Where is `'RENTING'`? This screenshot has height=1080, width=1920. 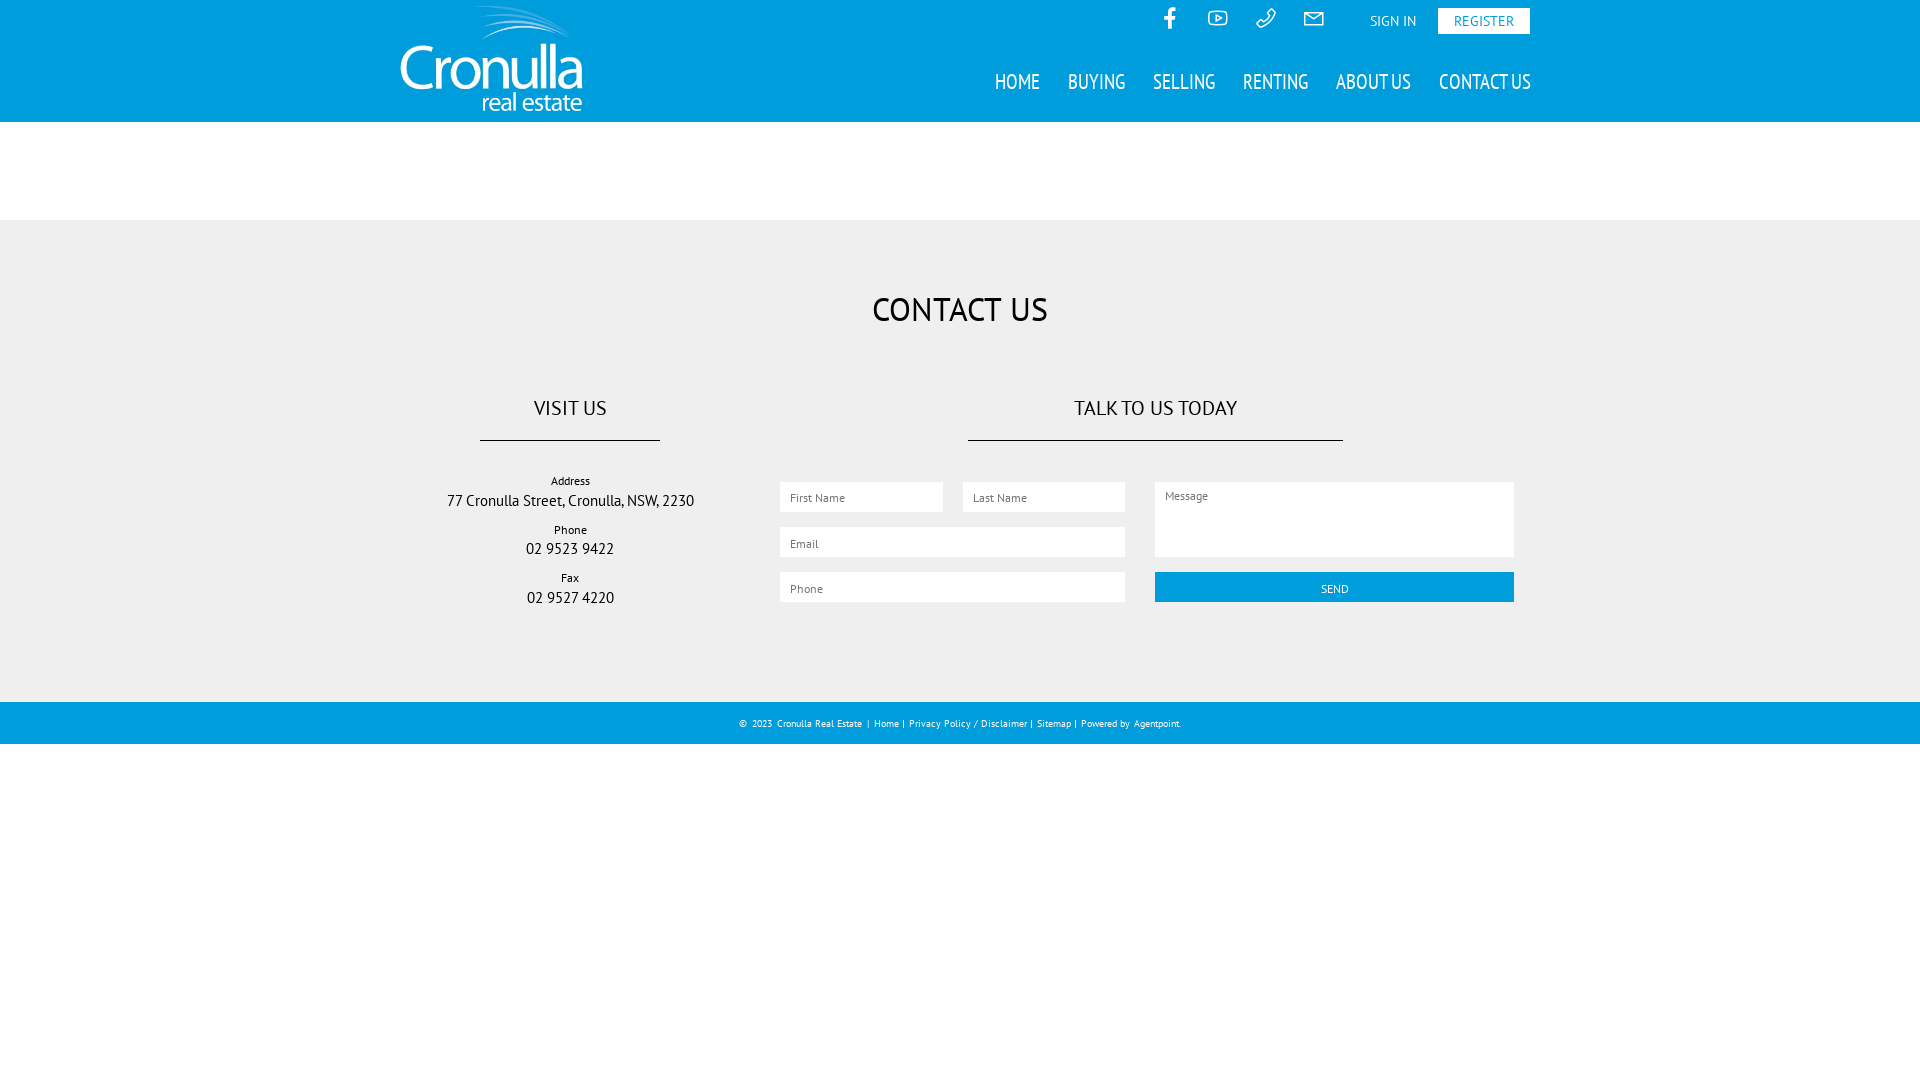
'RENTING' is located at coordinates (1274, 80).